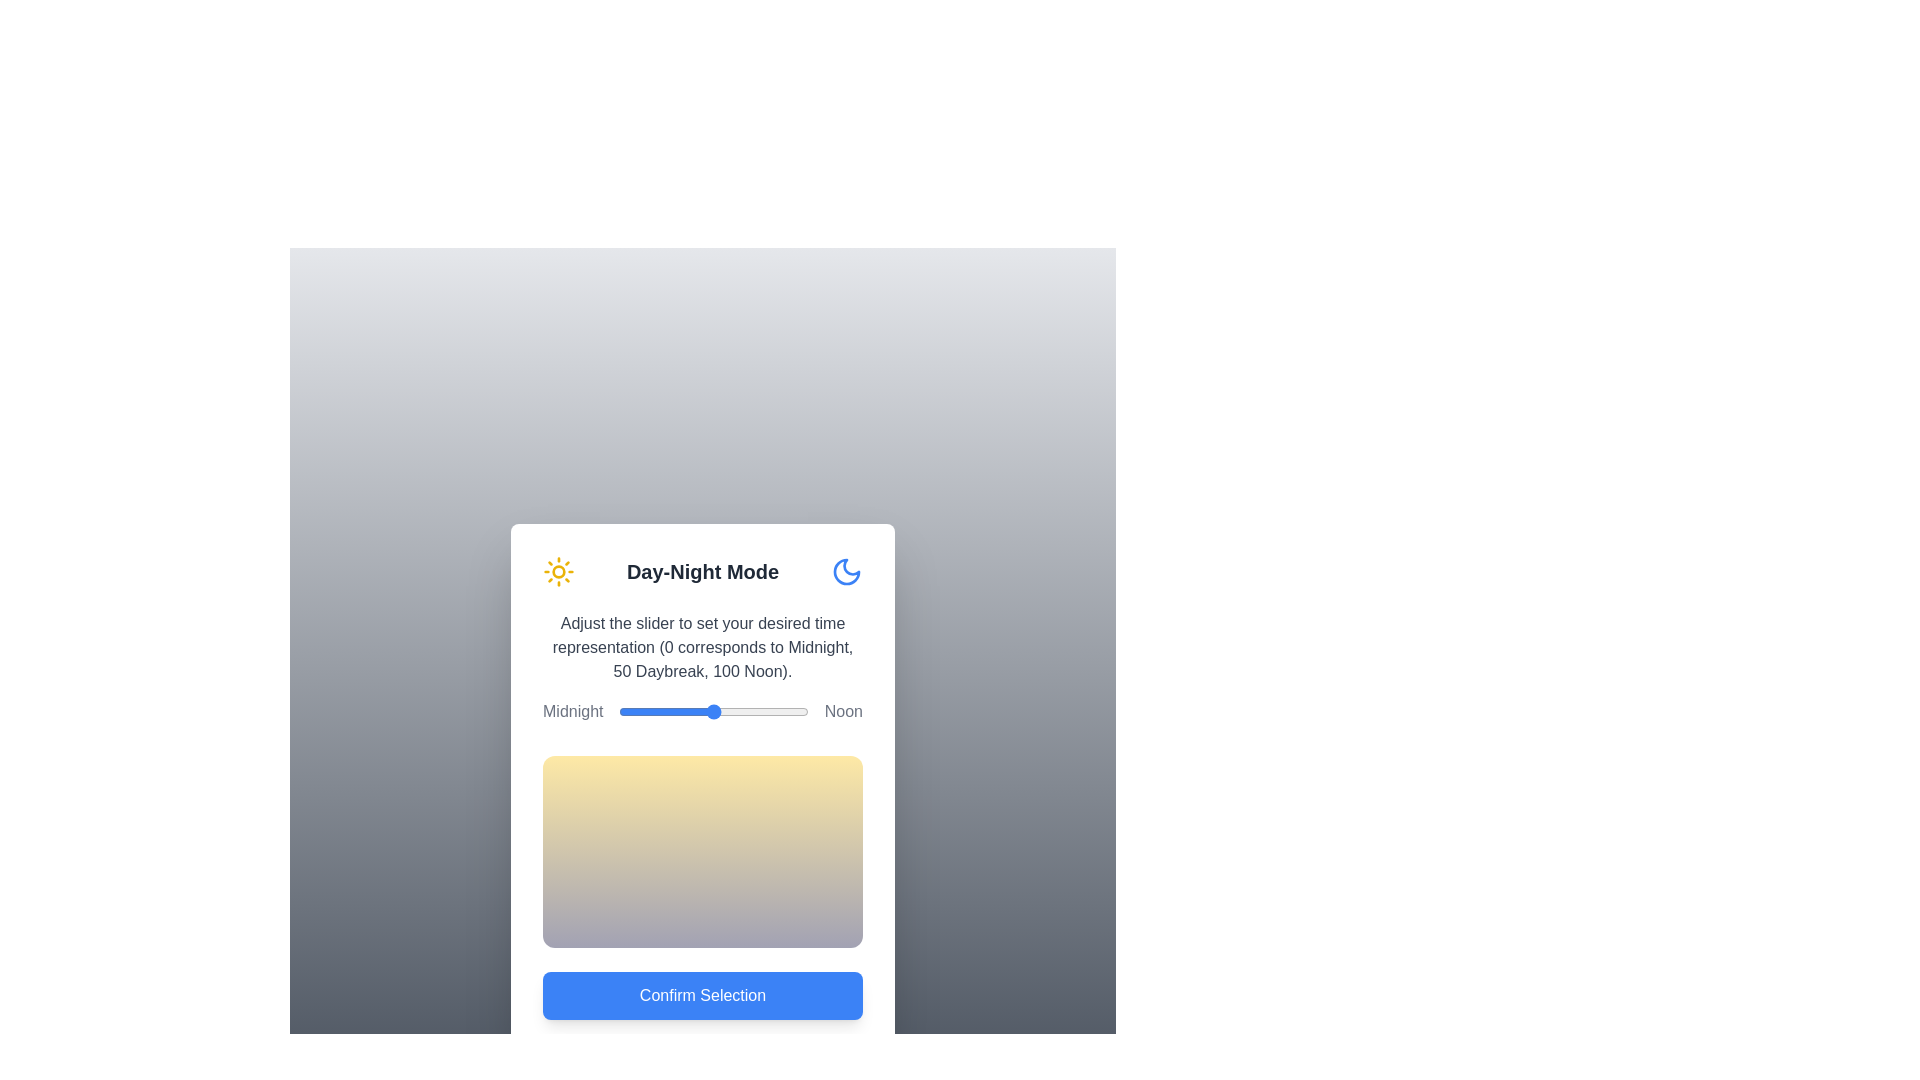  Describe the element at coordinates (803, 711) in the screenshot. I see `the slider to set the time representation to 97` at that location.